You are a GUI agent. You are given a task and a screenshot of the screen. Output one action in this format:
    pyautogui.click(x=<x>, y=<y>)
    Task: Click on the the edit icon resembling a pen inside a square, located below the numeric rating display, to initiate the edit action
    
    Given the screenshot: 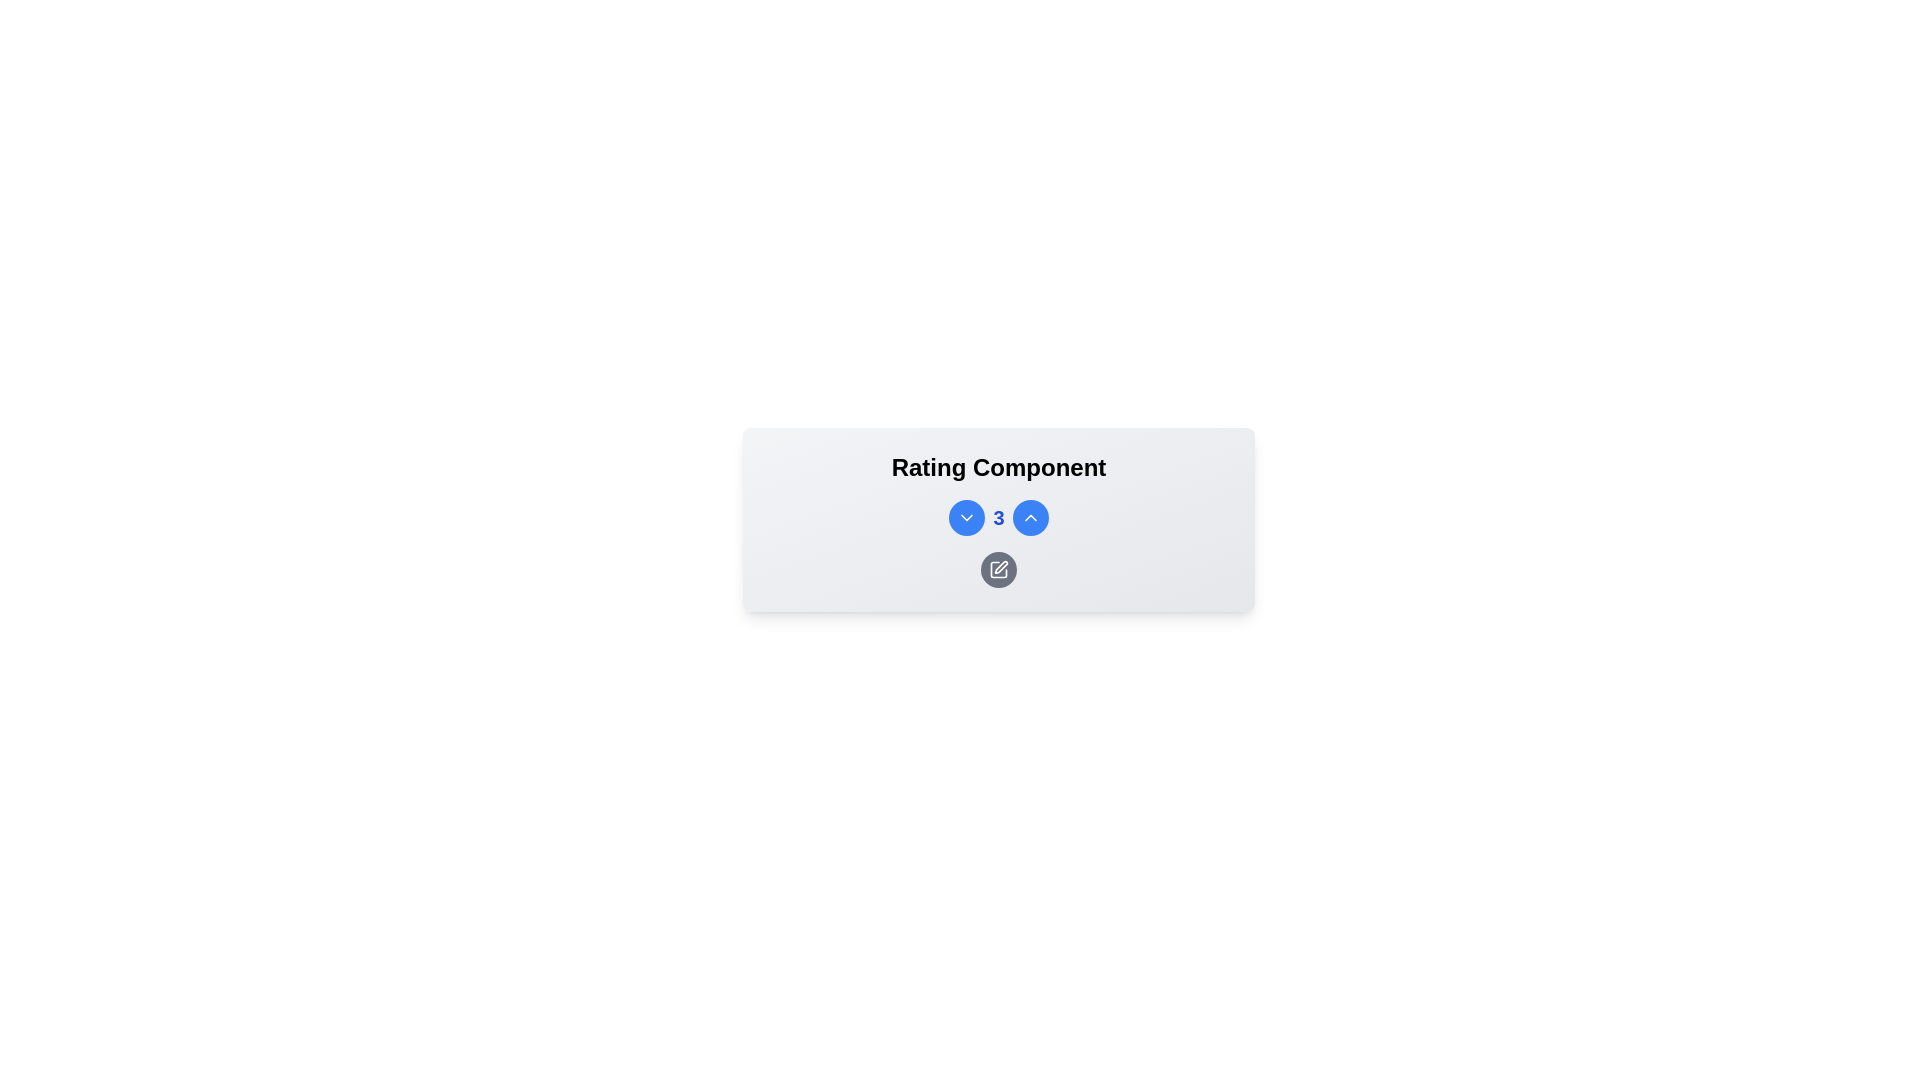 What is the action you would take?
    pyautogui.click(x=1001, y=567)
    